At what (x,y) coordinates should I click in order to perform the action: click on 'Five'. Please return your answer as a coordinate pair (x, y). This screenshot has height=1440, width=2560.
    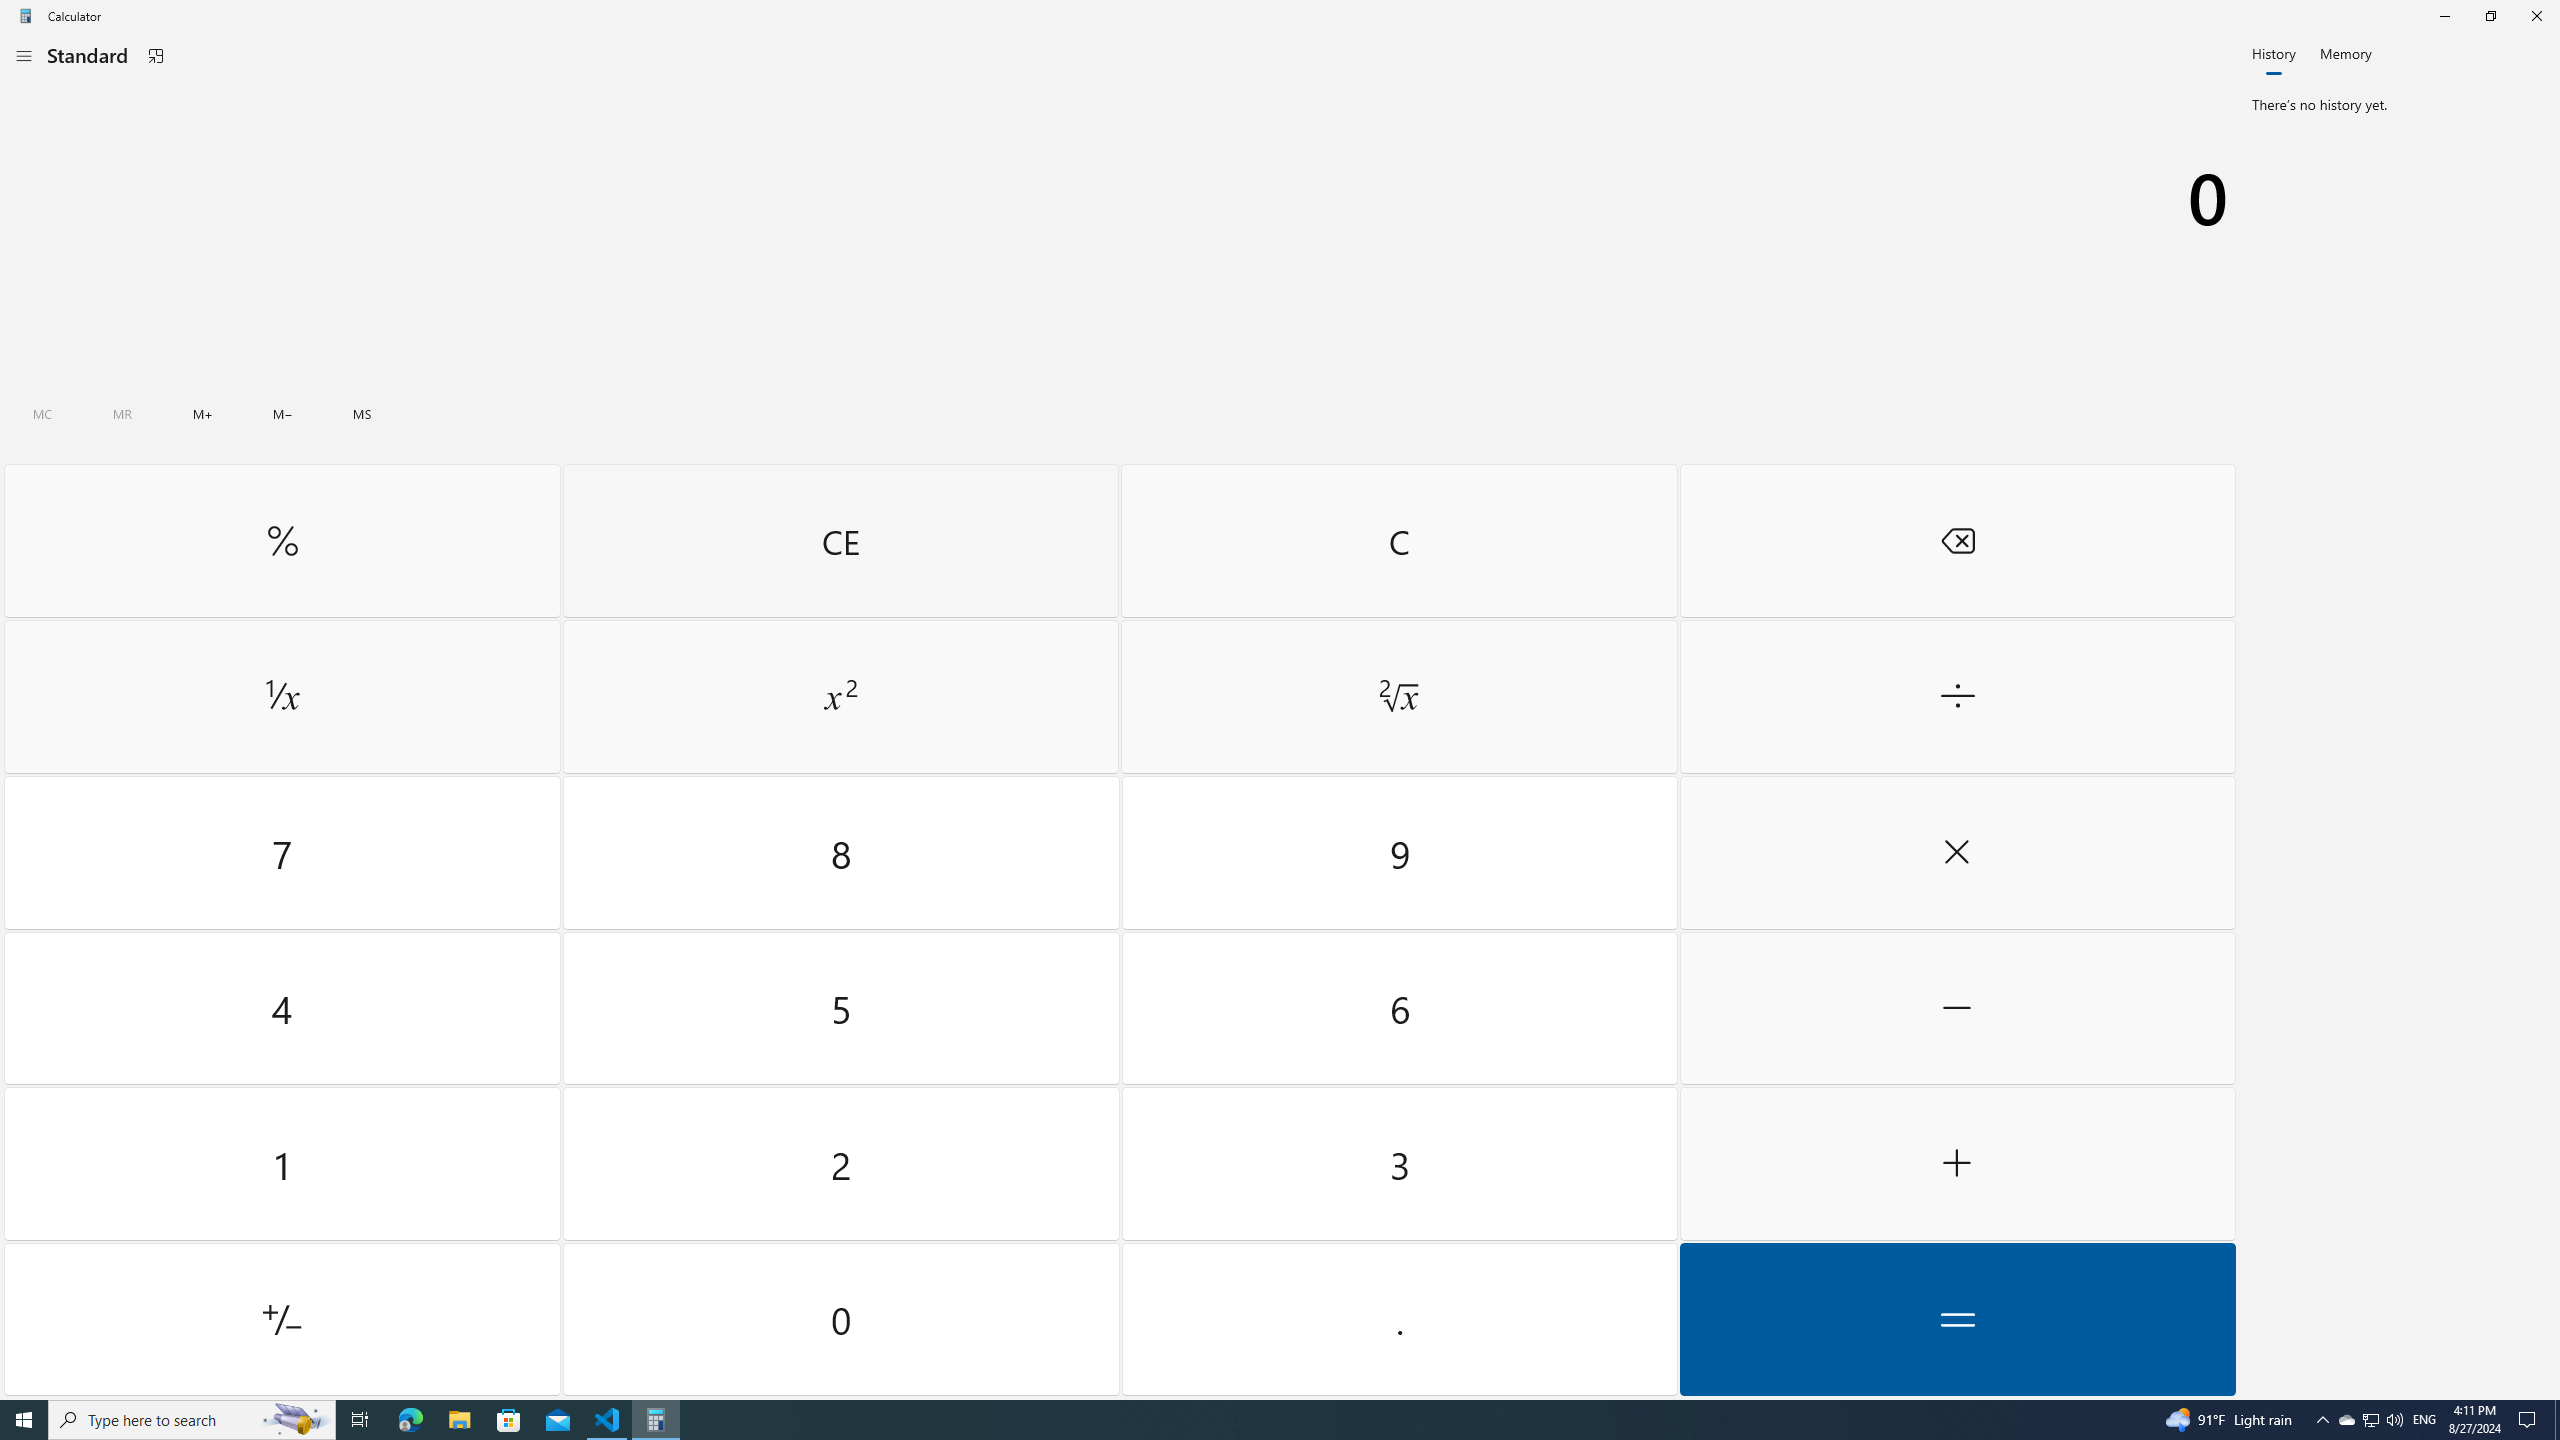
    Looking at the image, I should click on (841, 1007).